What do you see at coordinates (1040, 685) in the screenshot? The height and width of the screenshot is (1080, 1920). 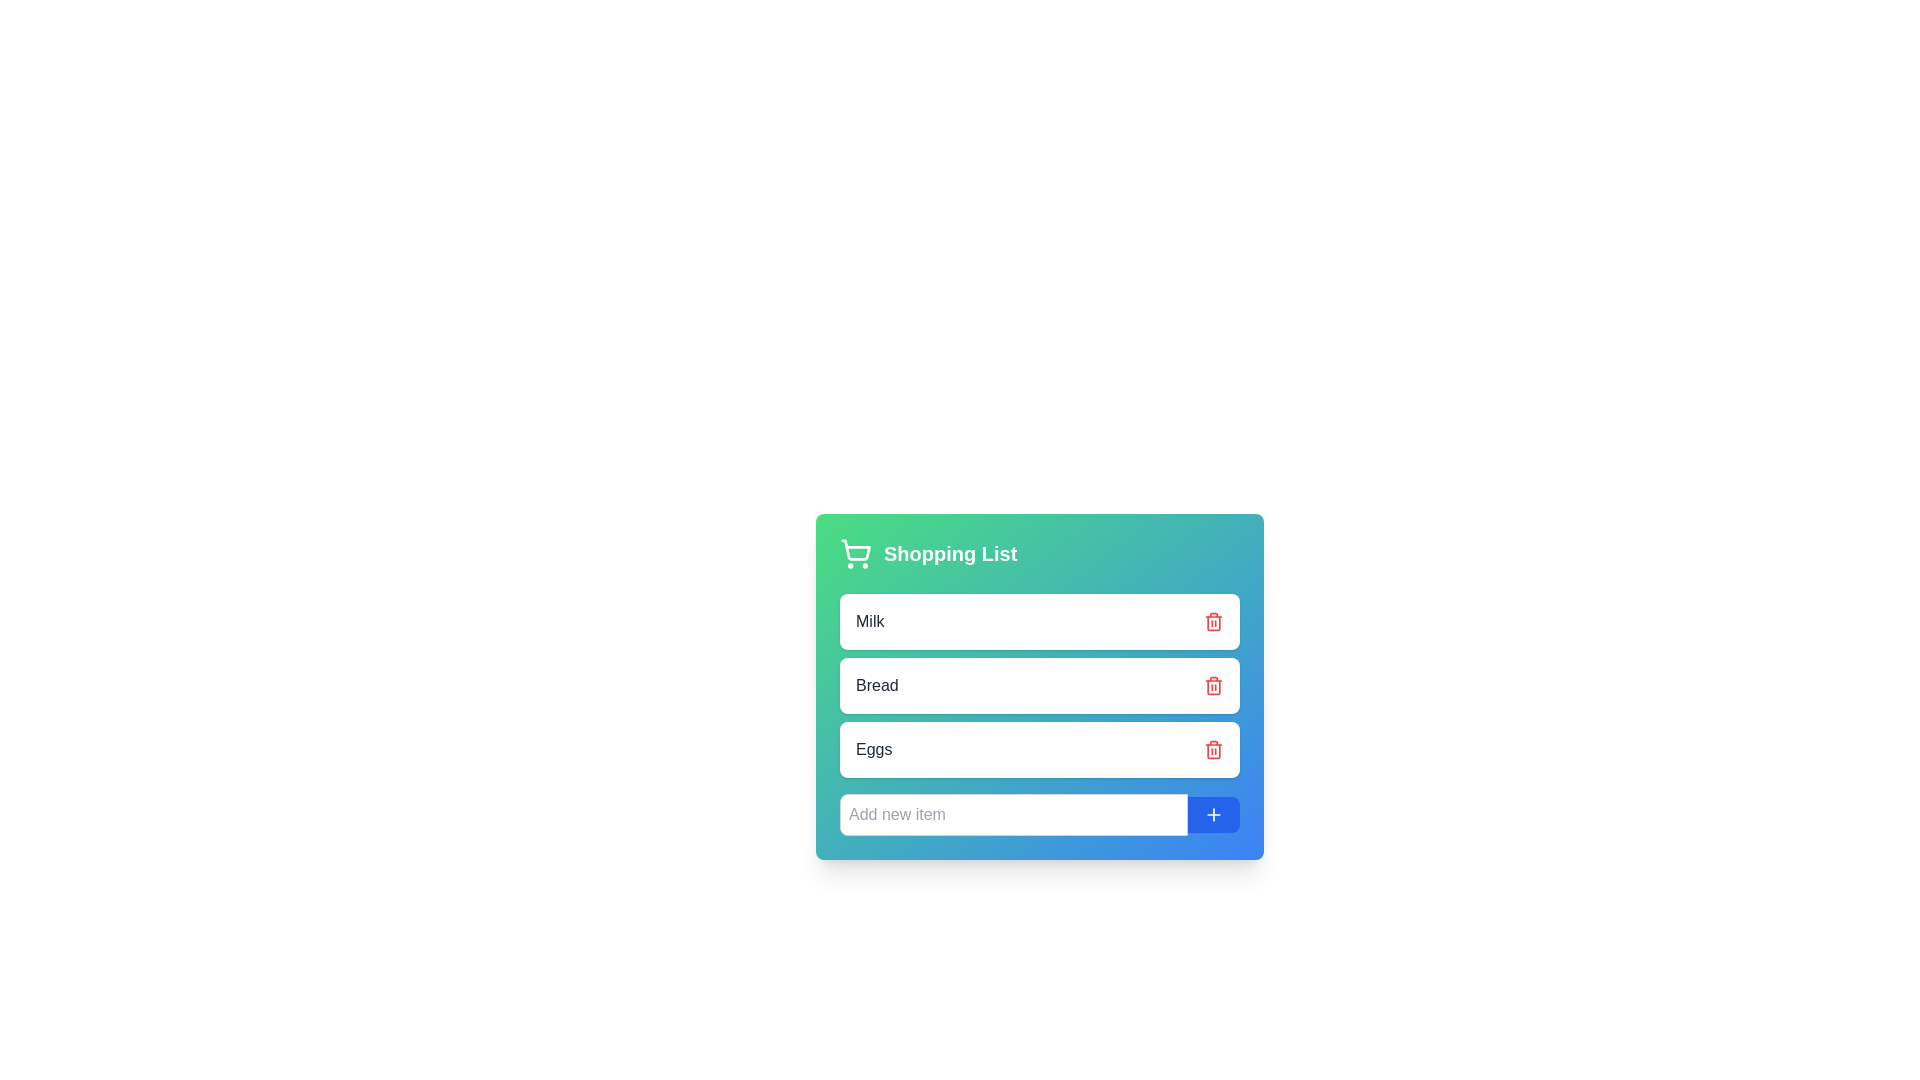 I see `the 'Bread' item in the shopping list` at bounding box center [1040, 685].